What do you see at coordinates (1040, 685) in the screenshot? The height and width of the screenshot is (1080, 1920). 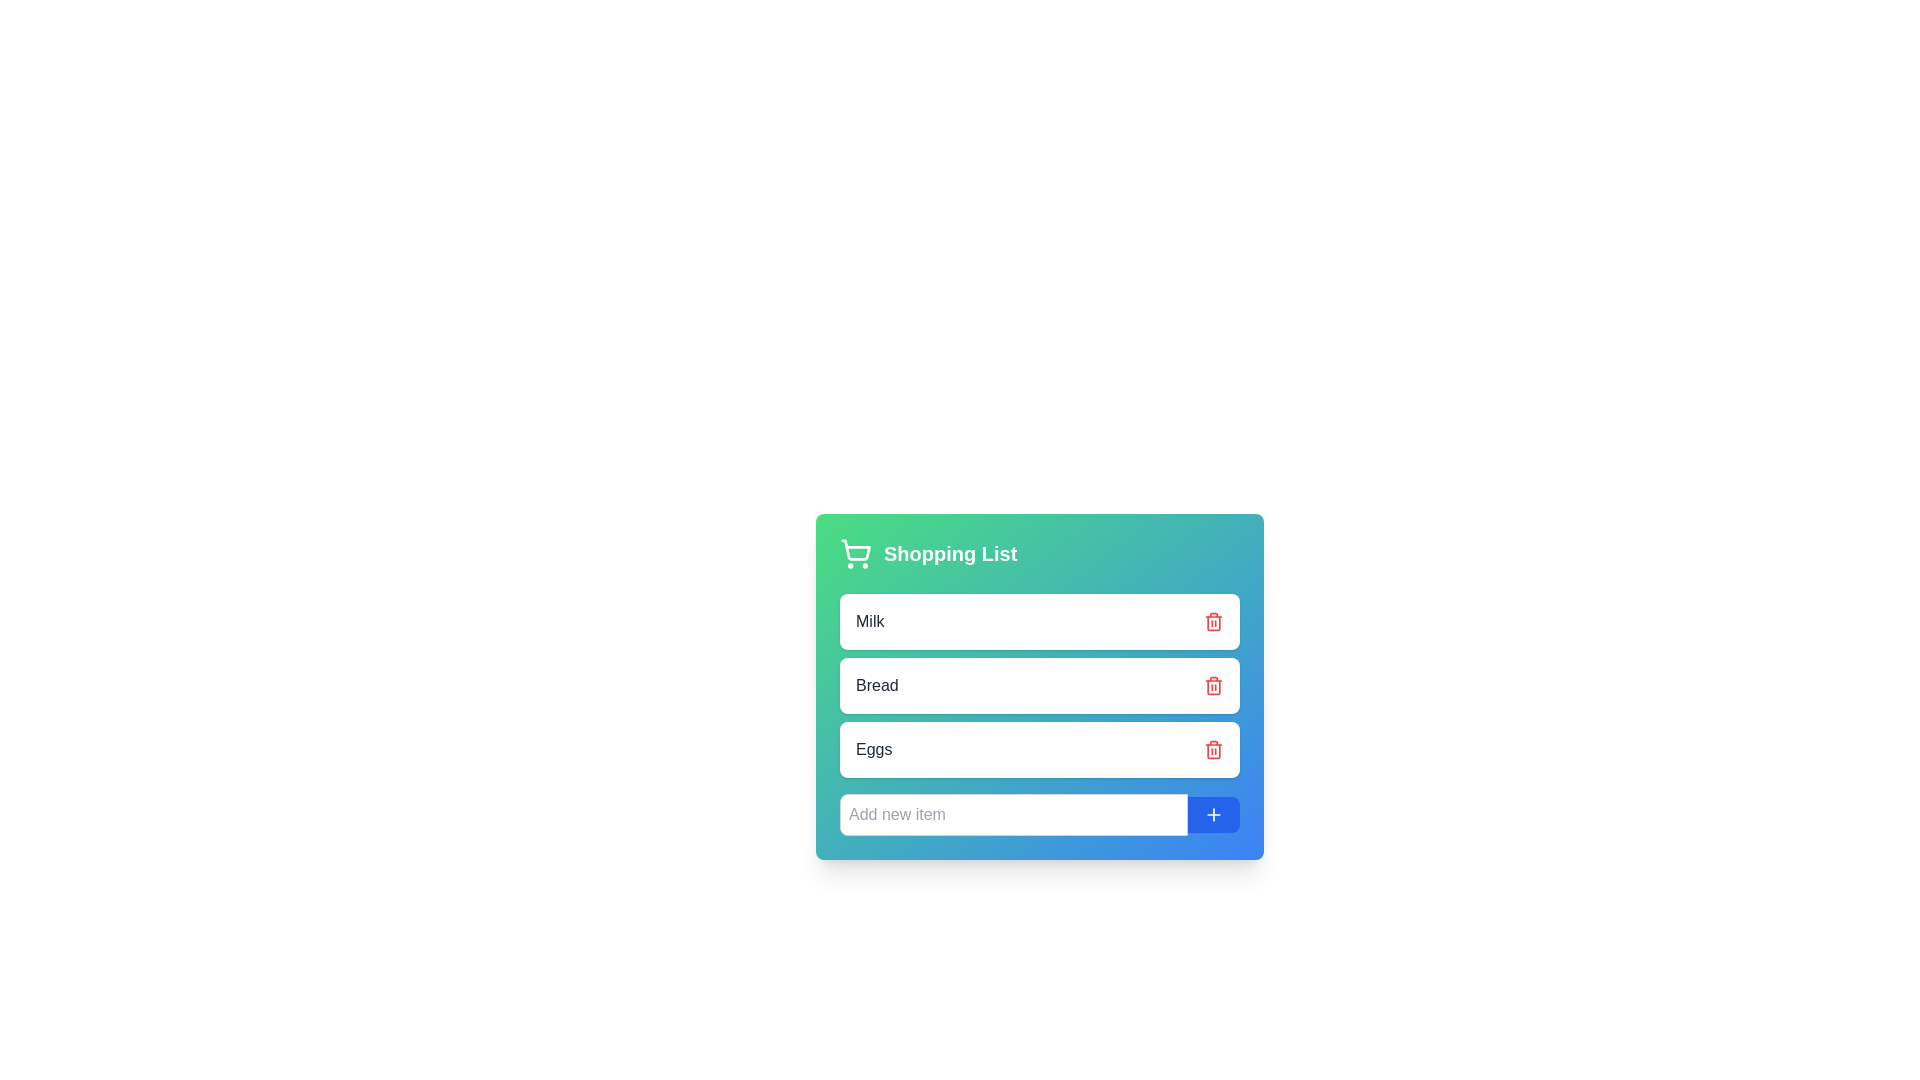 I see `the 'Bread' item in the shopping list` at bounding box center [1040, 685].